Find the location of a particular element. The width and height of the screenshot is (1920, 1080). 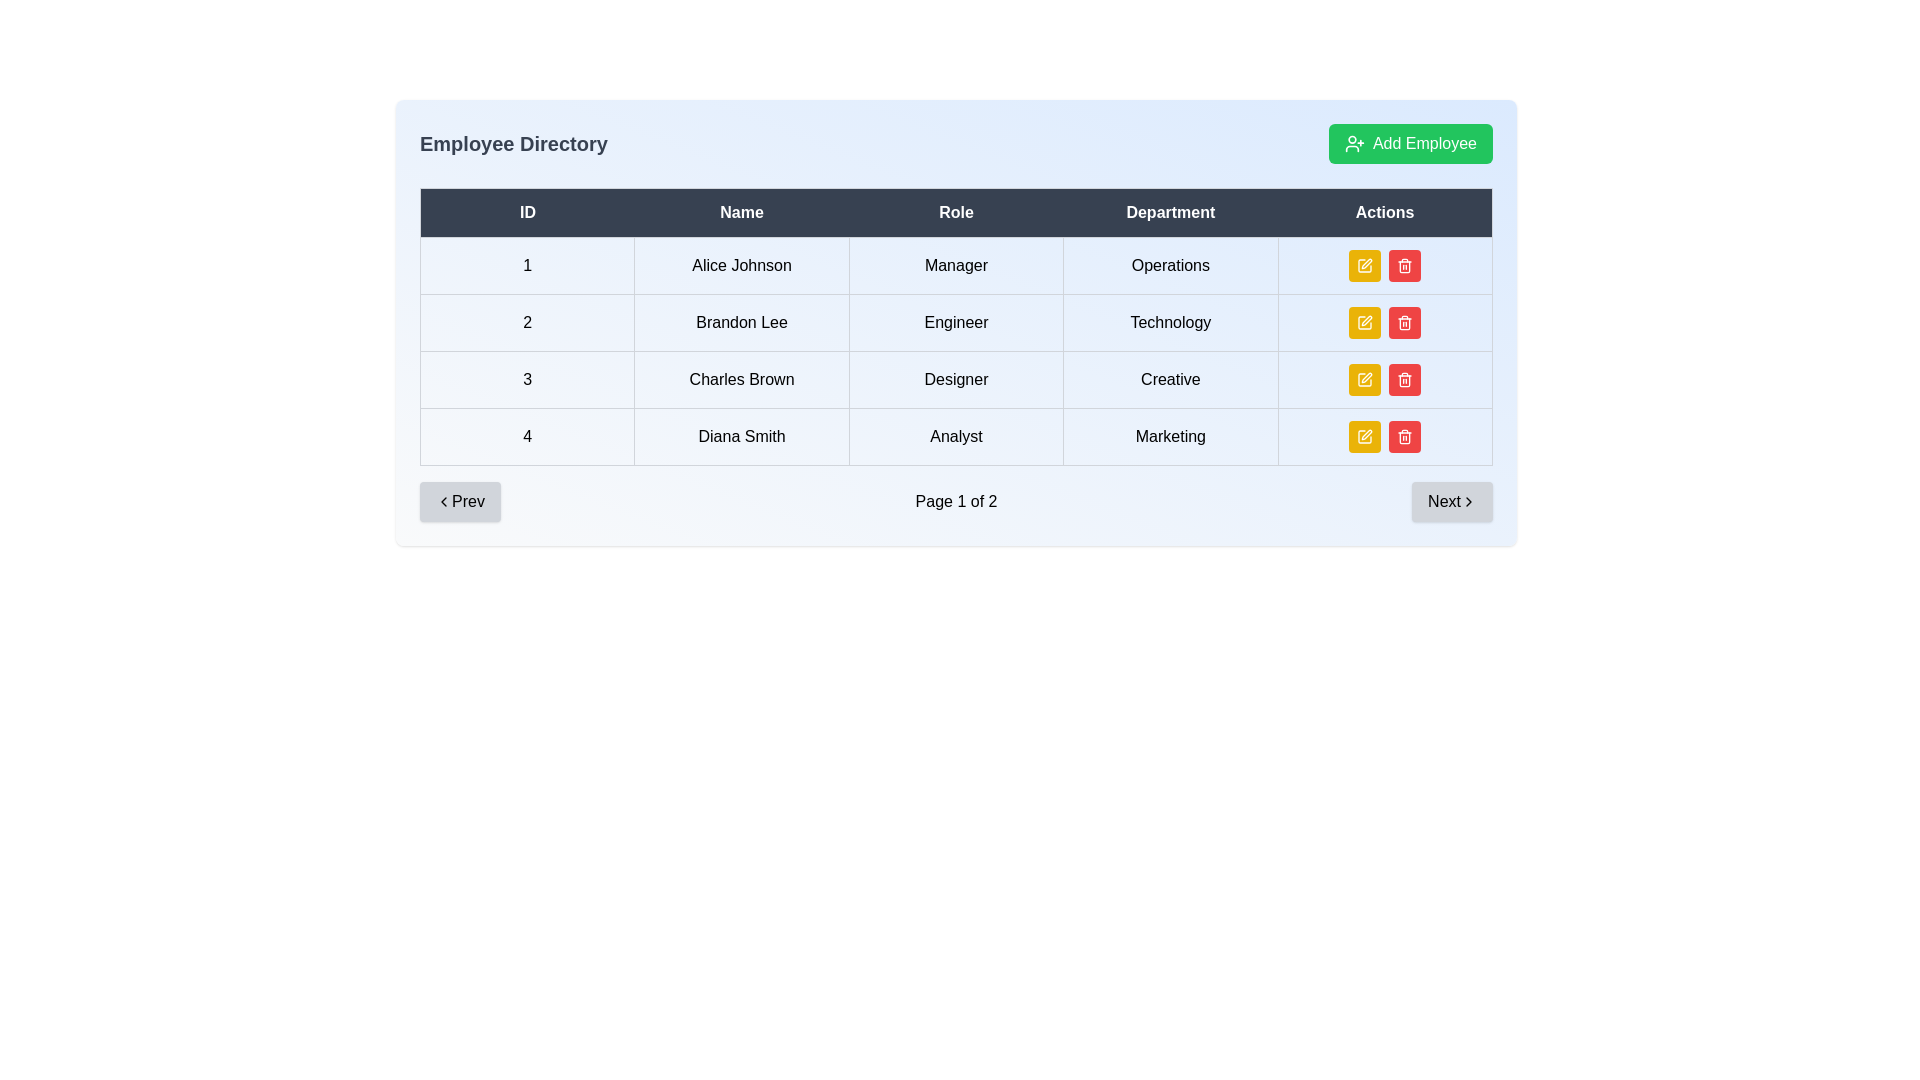

the text display element containing 'Engineer' in the second row of the table under the 'Role' column, positioned between 'Name' and 'Department.' is located at coordinates (955, 322).